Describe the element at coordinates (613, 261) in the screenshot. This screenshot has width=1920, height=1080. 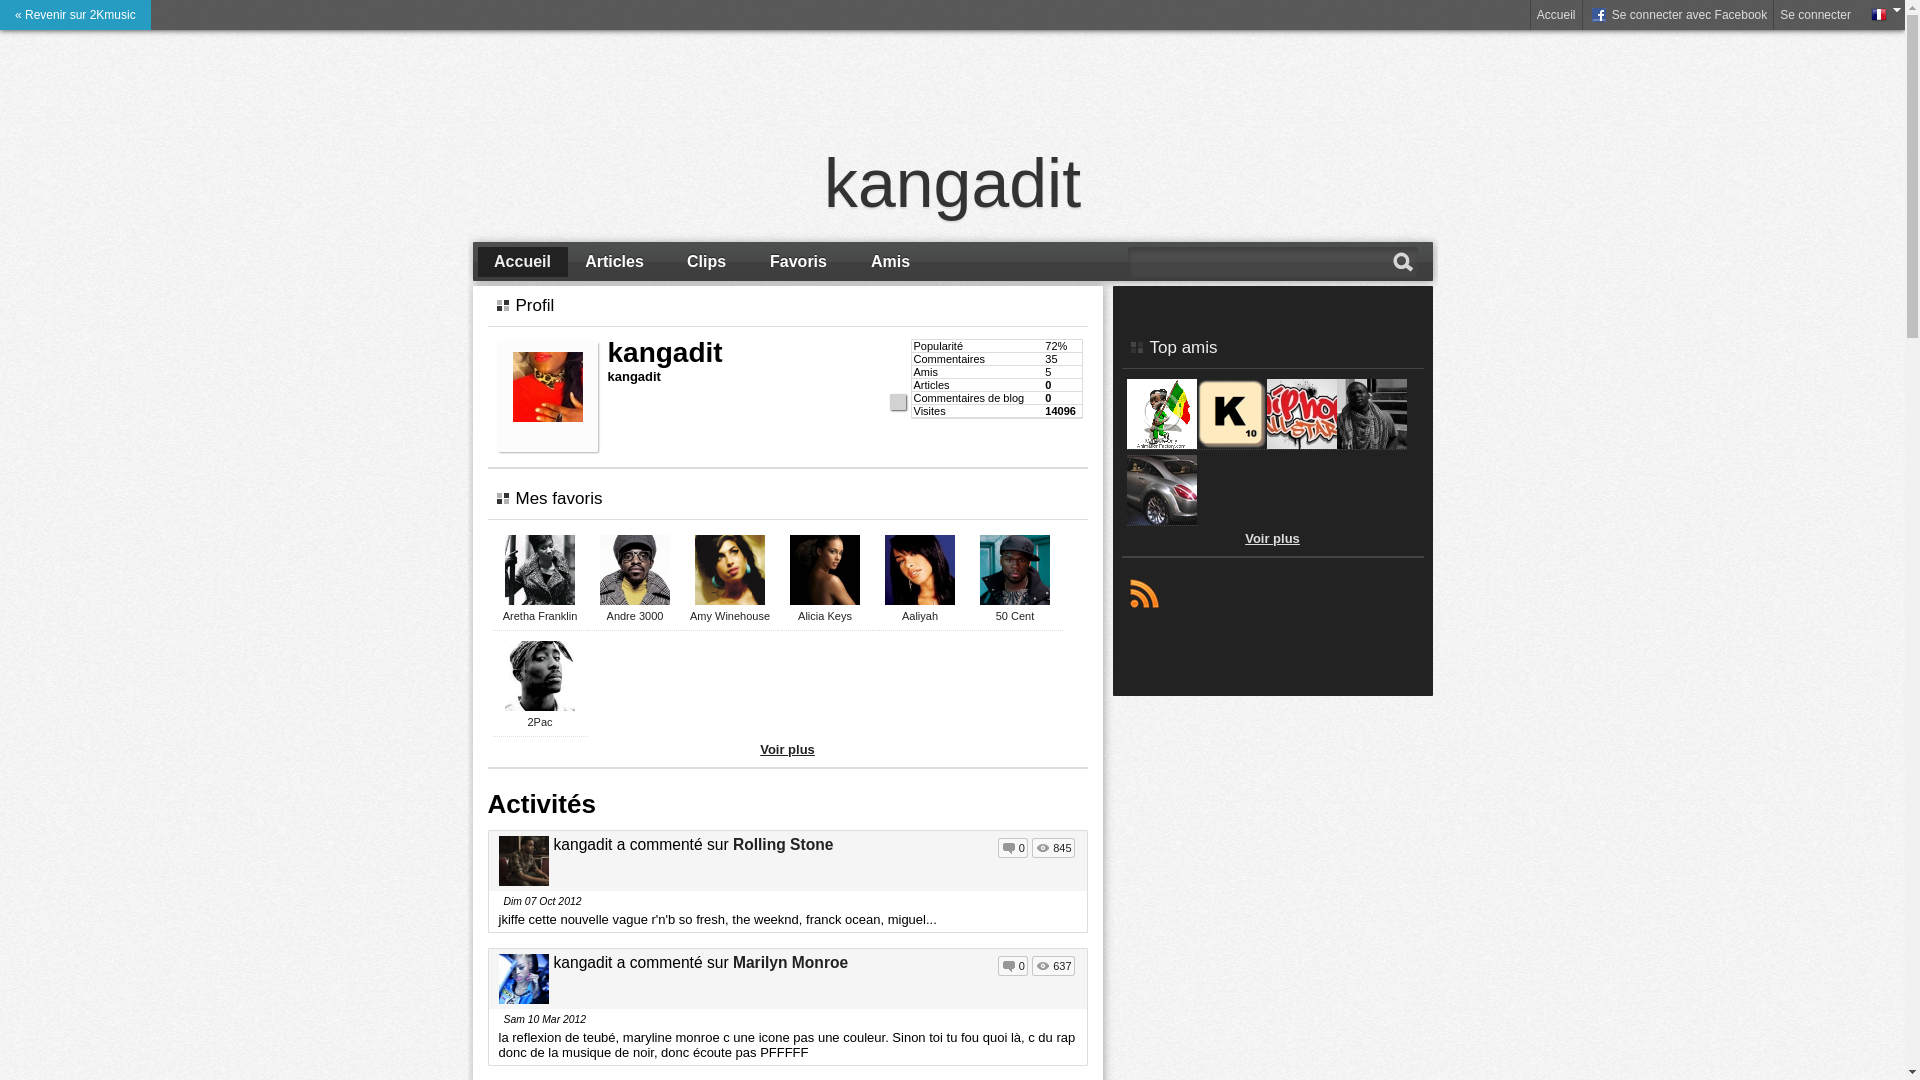
I see `'Articles'` at that location.